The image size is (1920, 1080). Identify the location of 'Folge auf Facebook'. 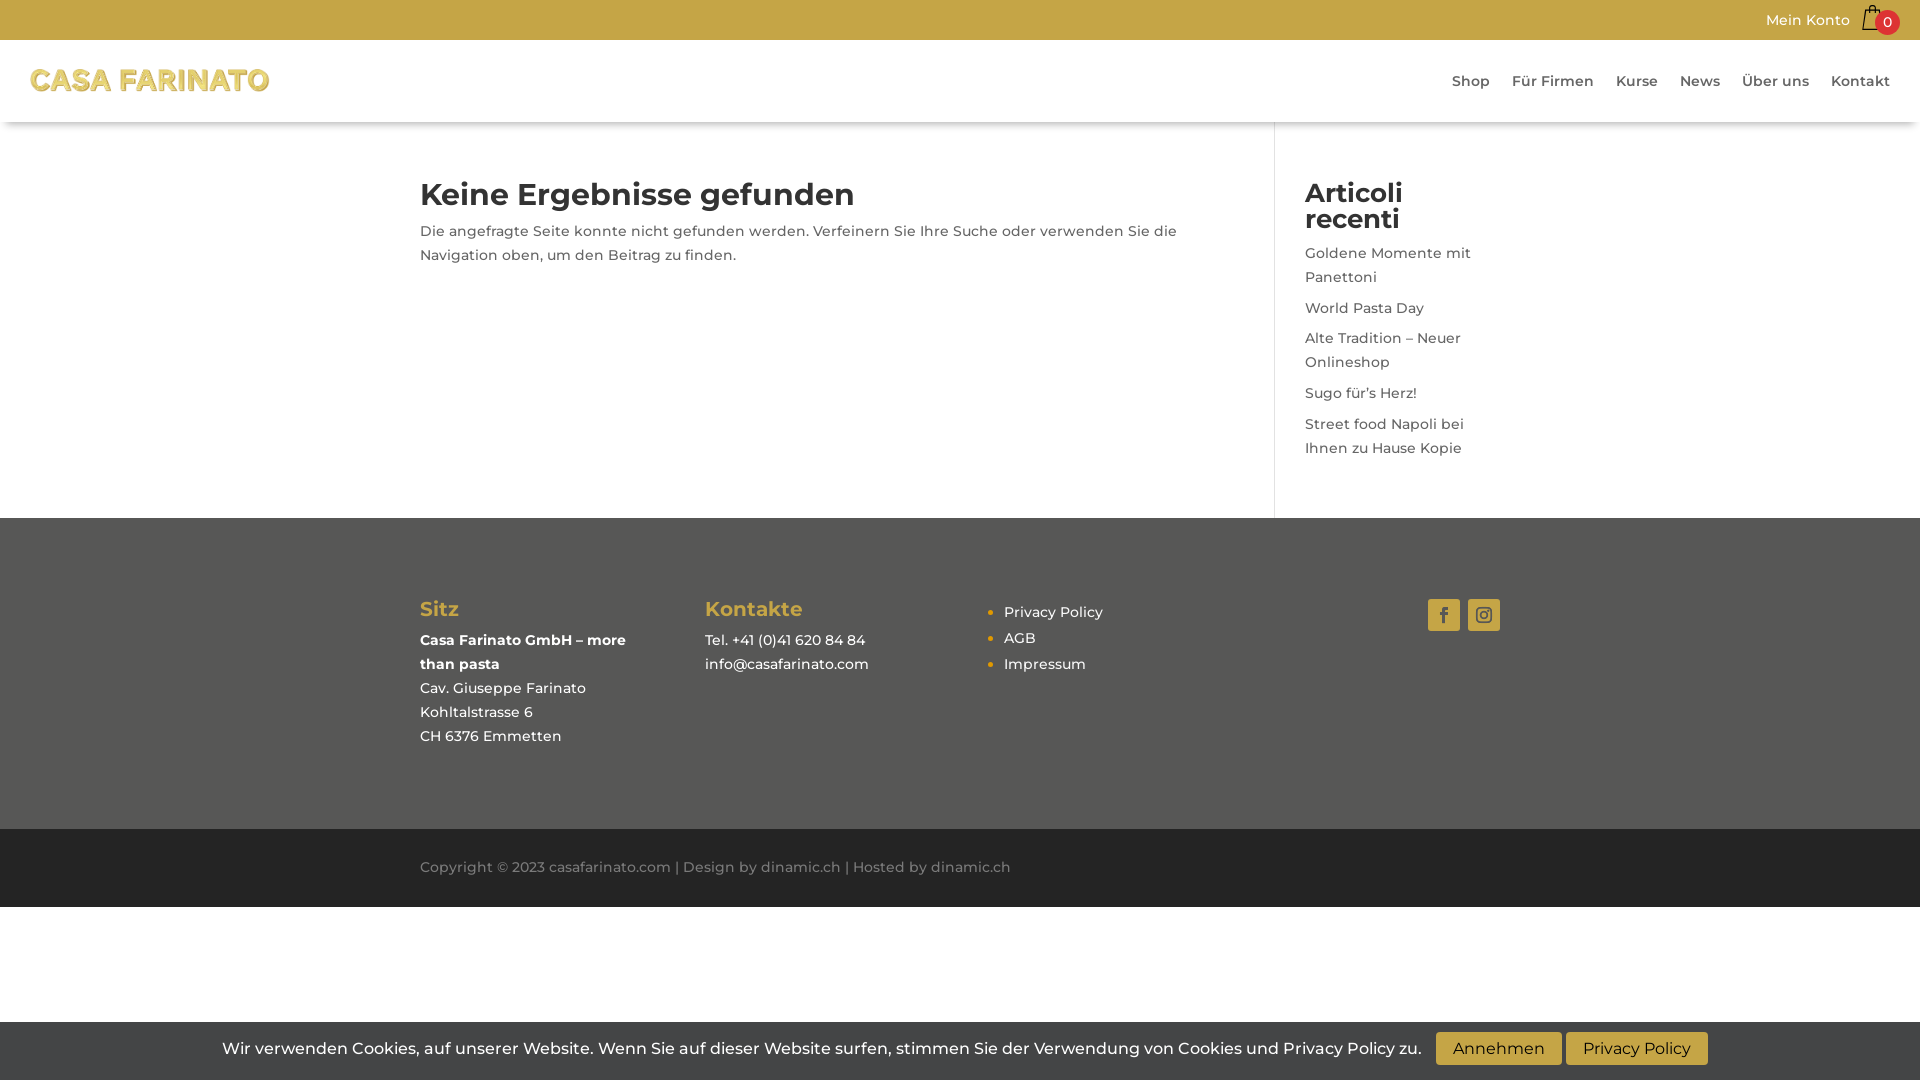
(1427, 613).